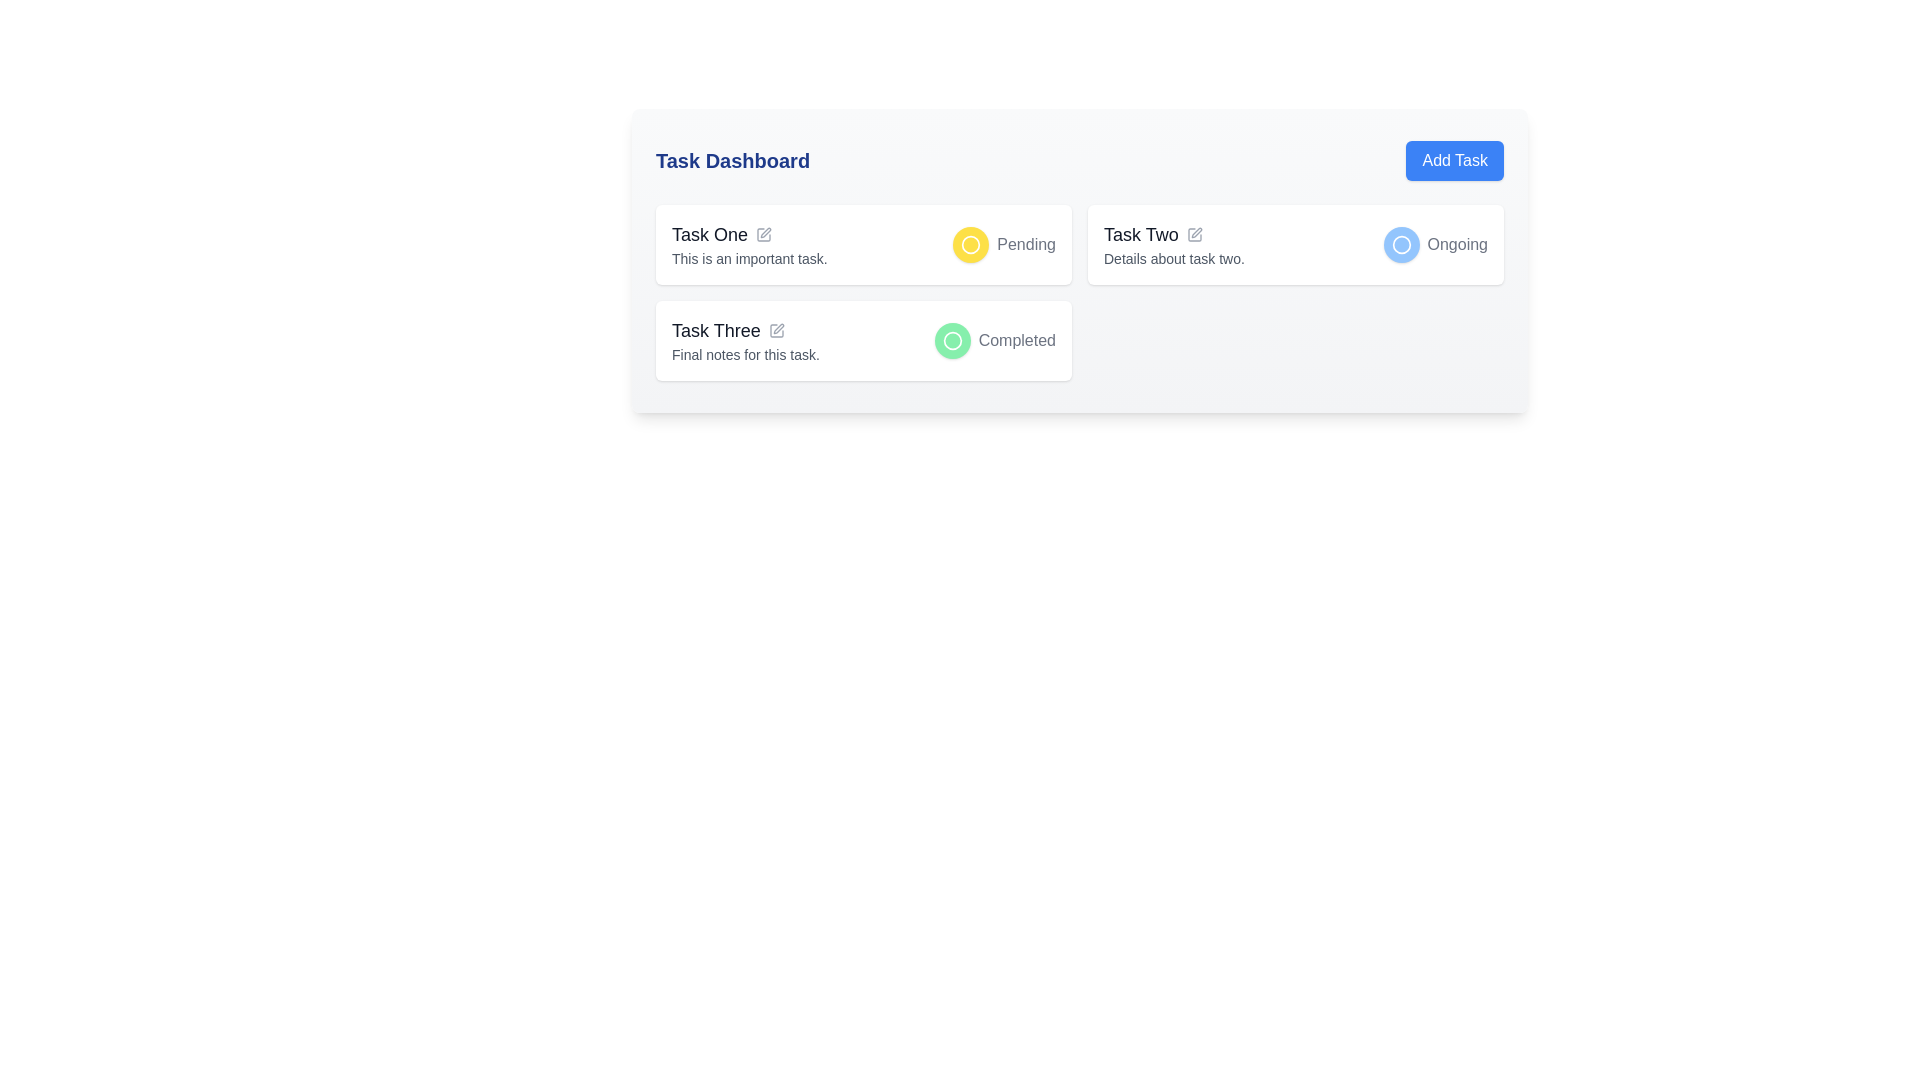  Describe the element at coordinates (1400, 244) in the screenshot. I see `the circular element with a white border and blue center located within the 'Task Two' card, aligned with its top-right corner` at that location.